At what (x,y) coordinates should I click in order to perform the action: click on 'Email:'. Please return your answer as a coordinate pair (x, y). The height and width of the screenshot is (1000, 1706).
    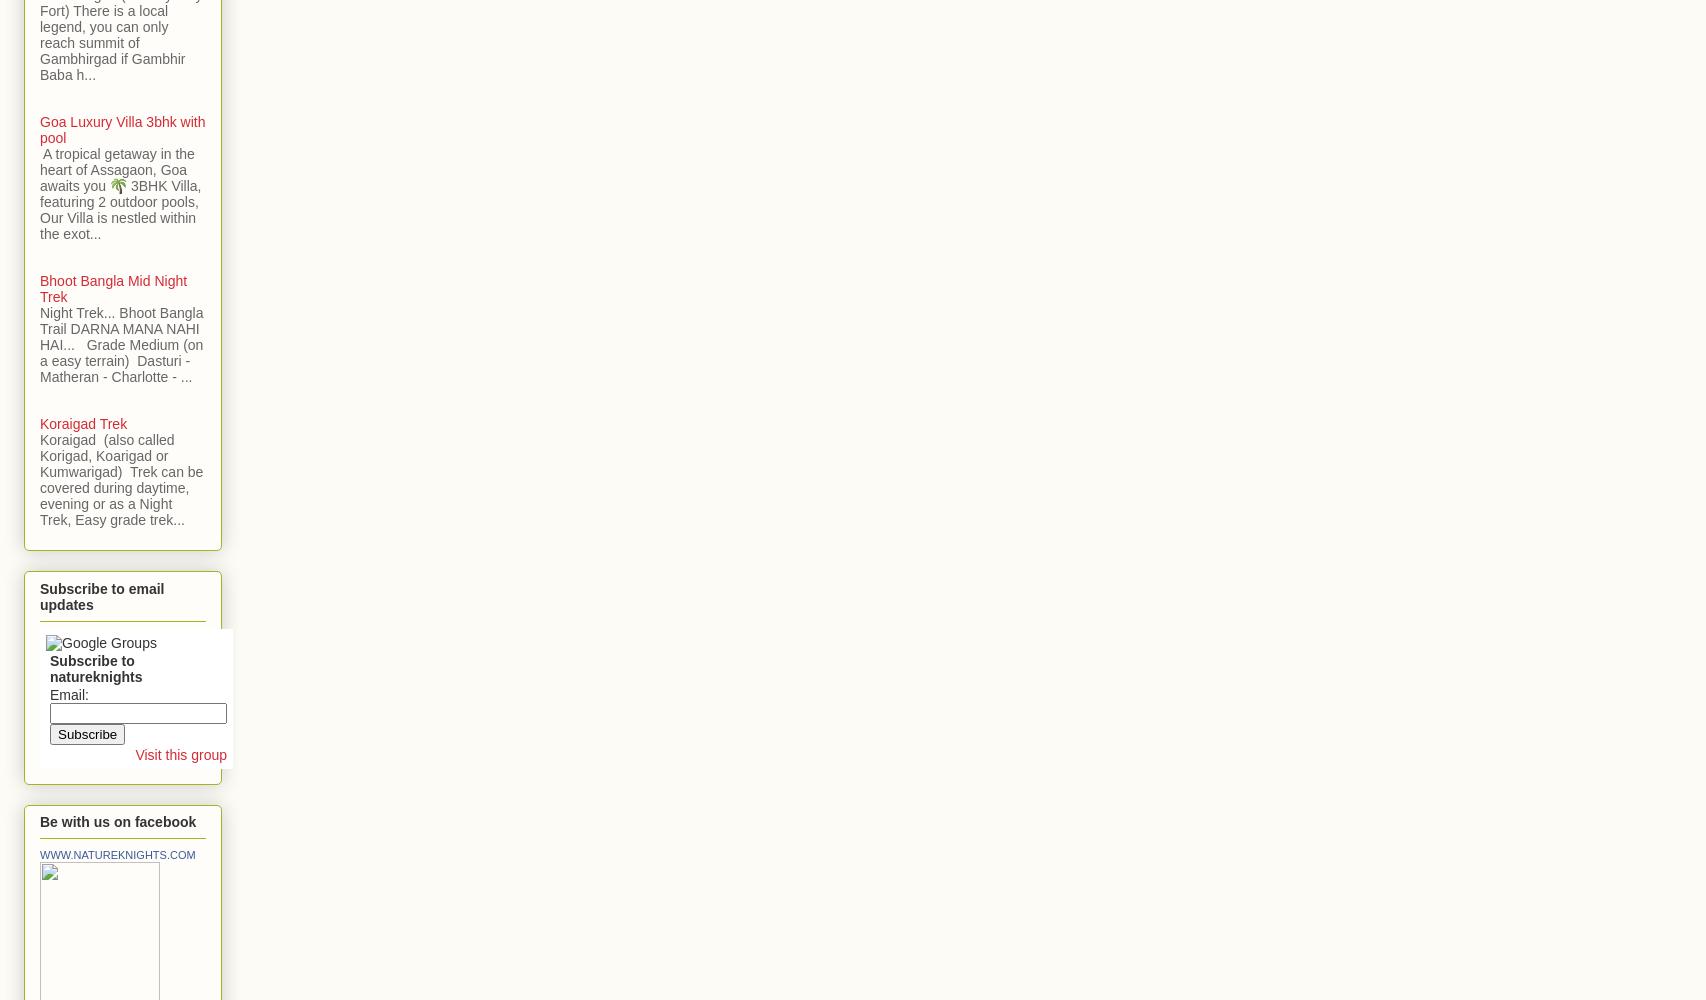
    Looking at the image, I should click on (68, 693).